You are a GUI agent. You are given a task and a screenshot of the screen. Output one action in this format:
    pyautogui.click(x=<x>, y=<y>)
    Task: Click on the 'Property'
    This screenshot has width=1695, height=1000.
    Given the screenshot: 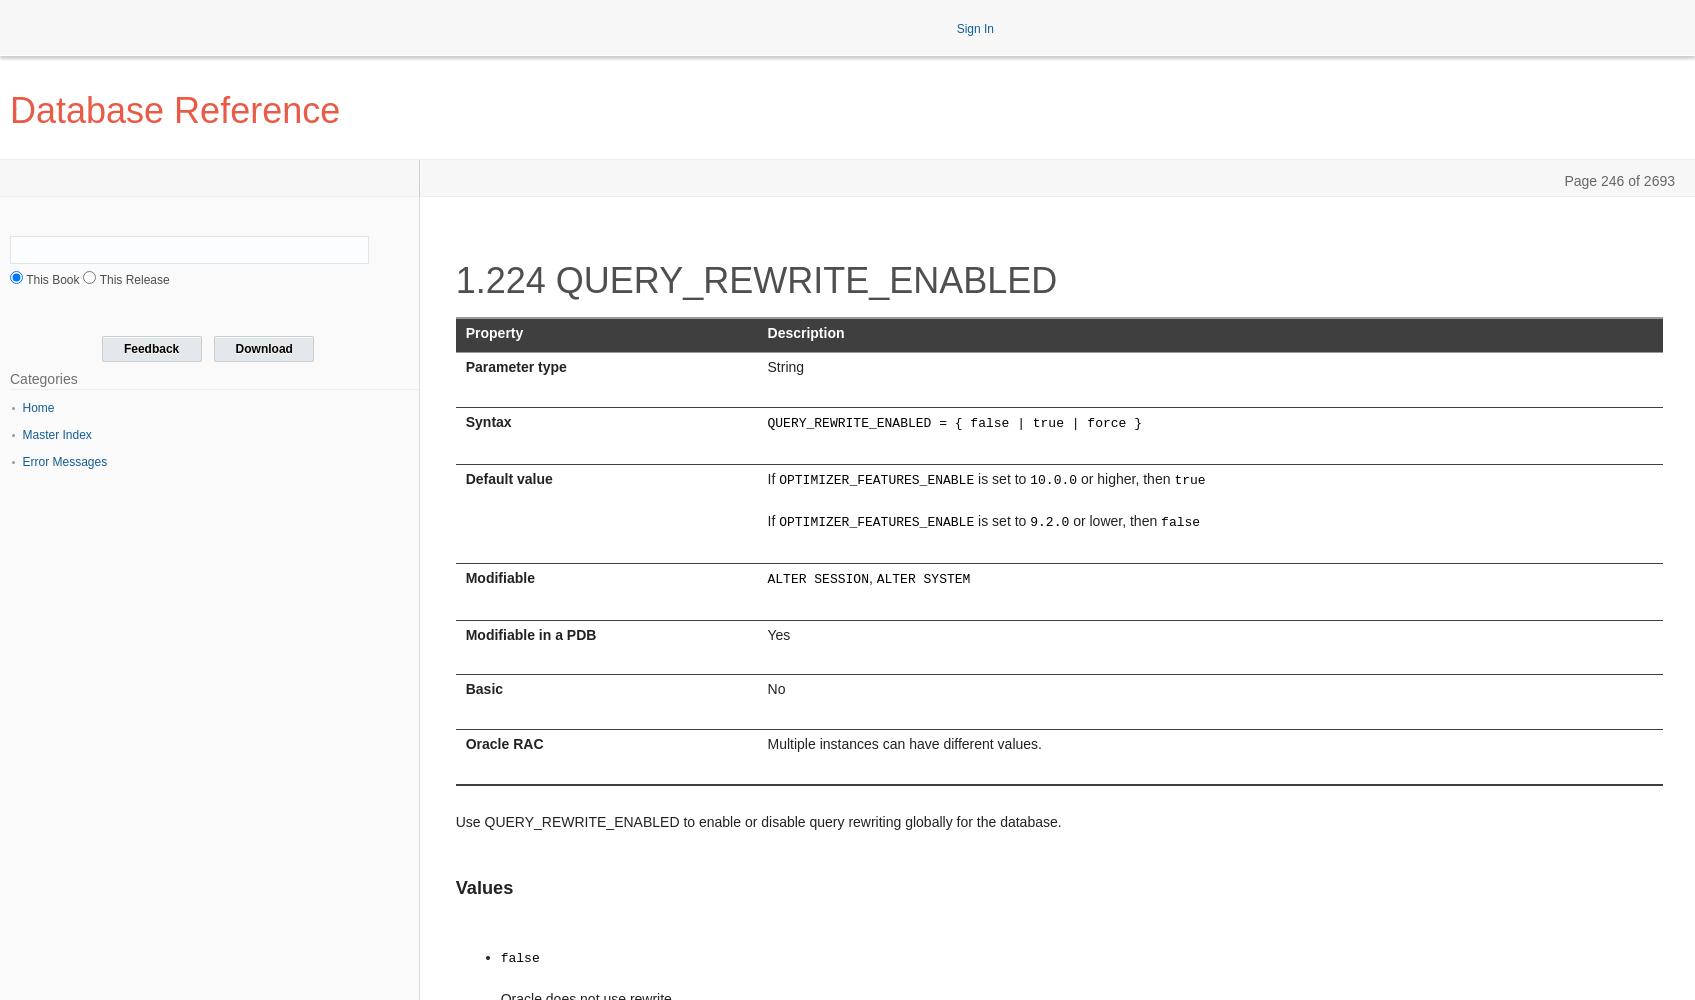 What is the action you would take?
    pyautogui.click(x=492, y=332)
    